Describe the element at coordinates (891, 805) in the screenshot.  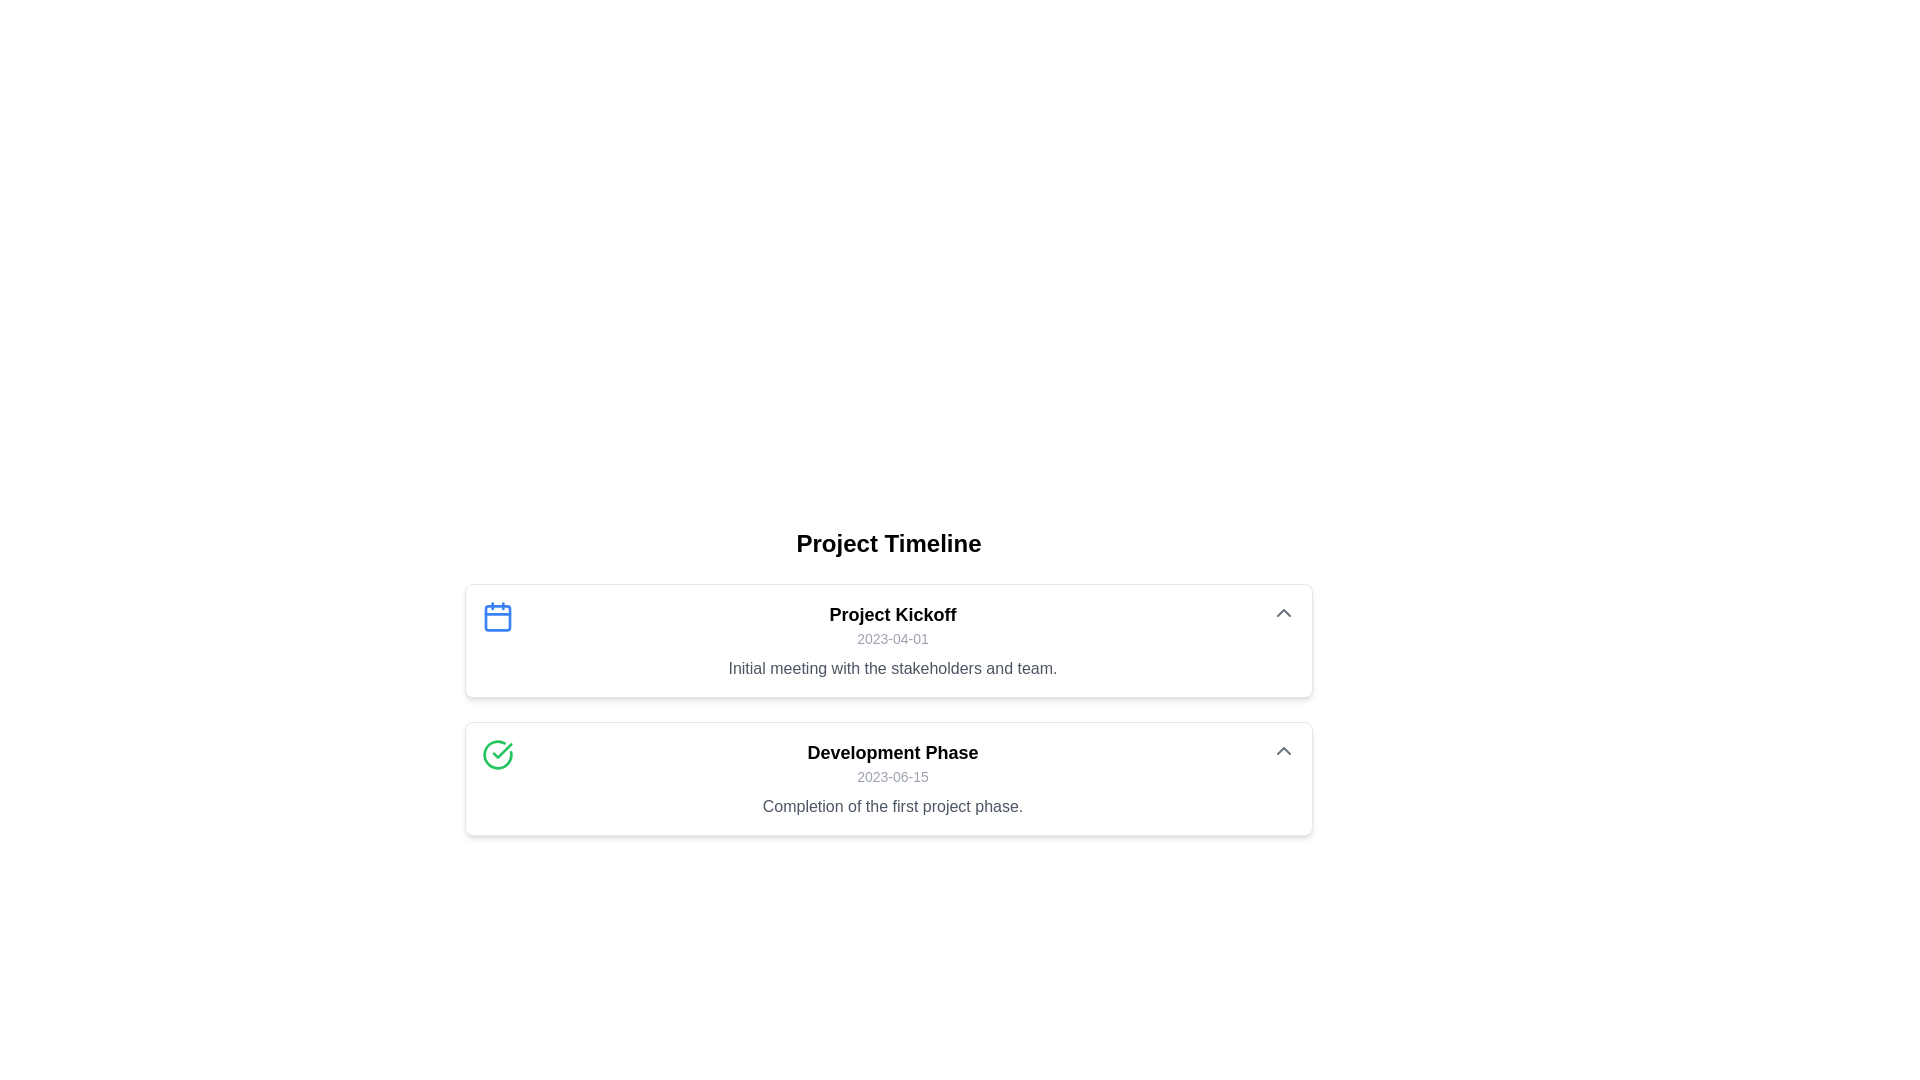
I see `the descriptive text that reads 'Completion of the first project phase.', located below the date '2023-06-15' in the 'Development Phase' timeline card` at that location.